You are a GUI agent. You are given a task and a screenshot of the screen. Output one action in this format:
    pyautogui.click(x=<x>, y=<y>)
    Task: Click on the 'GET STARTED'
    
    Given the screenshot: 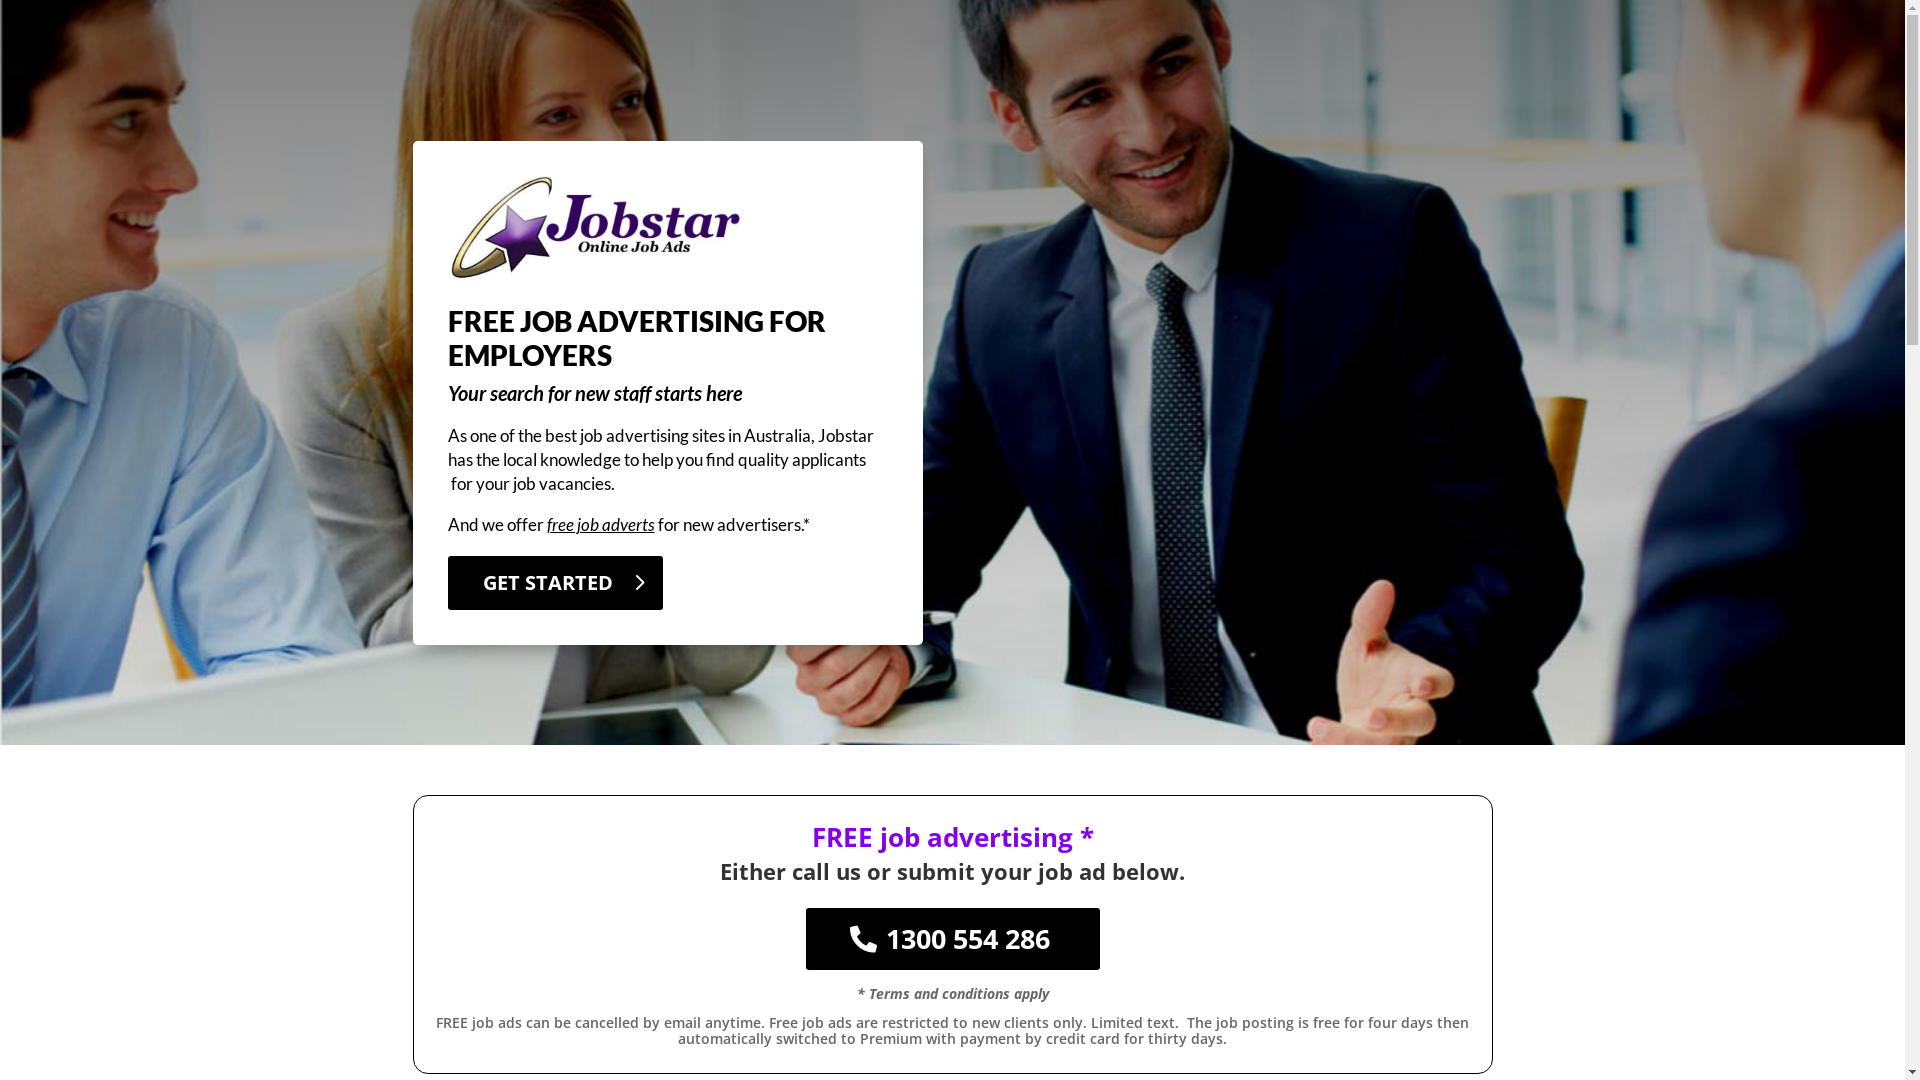 What is the action you would take?
    pyautogui.click(x=555, y=582)
    